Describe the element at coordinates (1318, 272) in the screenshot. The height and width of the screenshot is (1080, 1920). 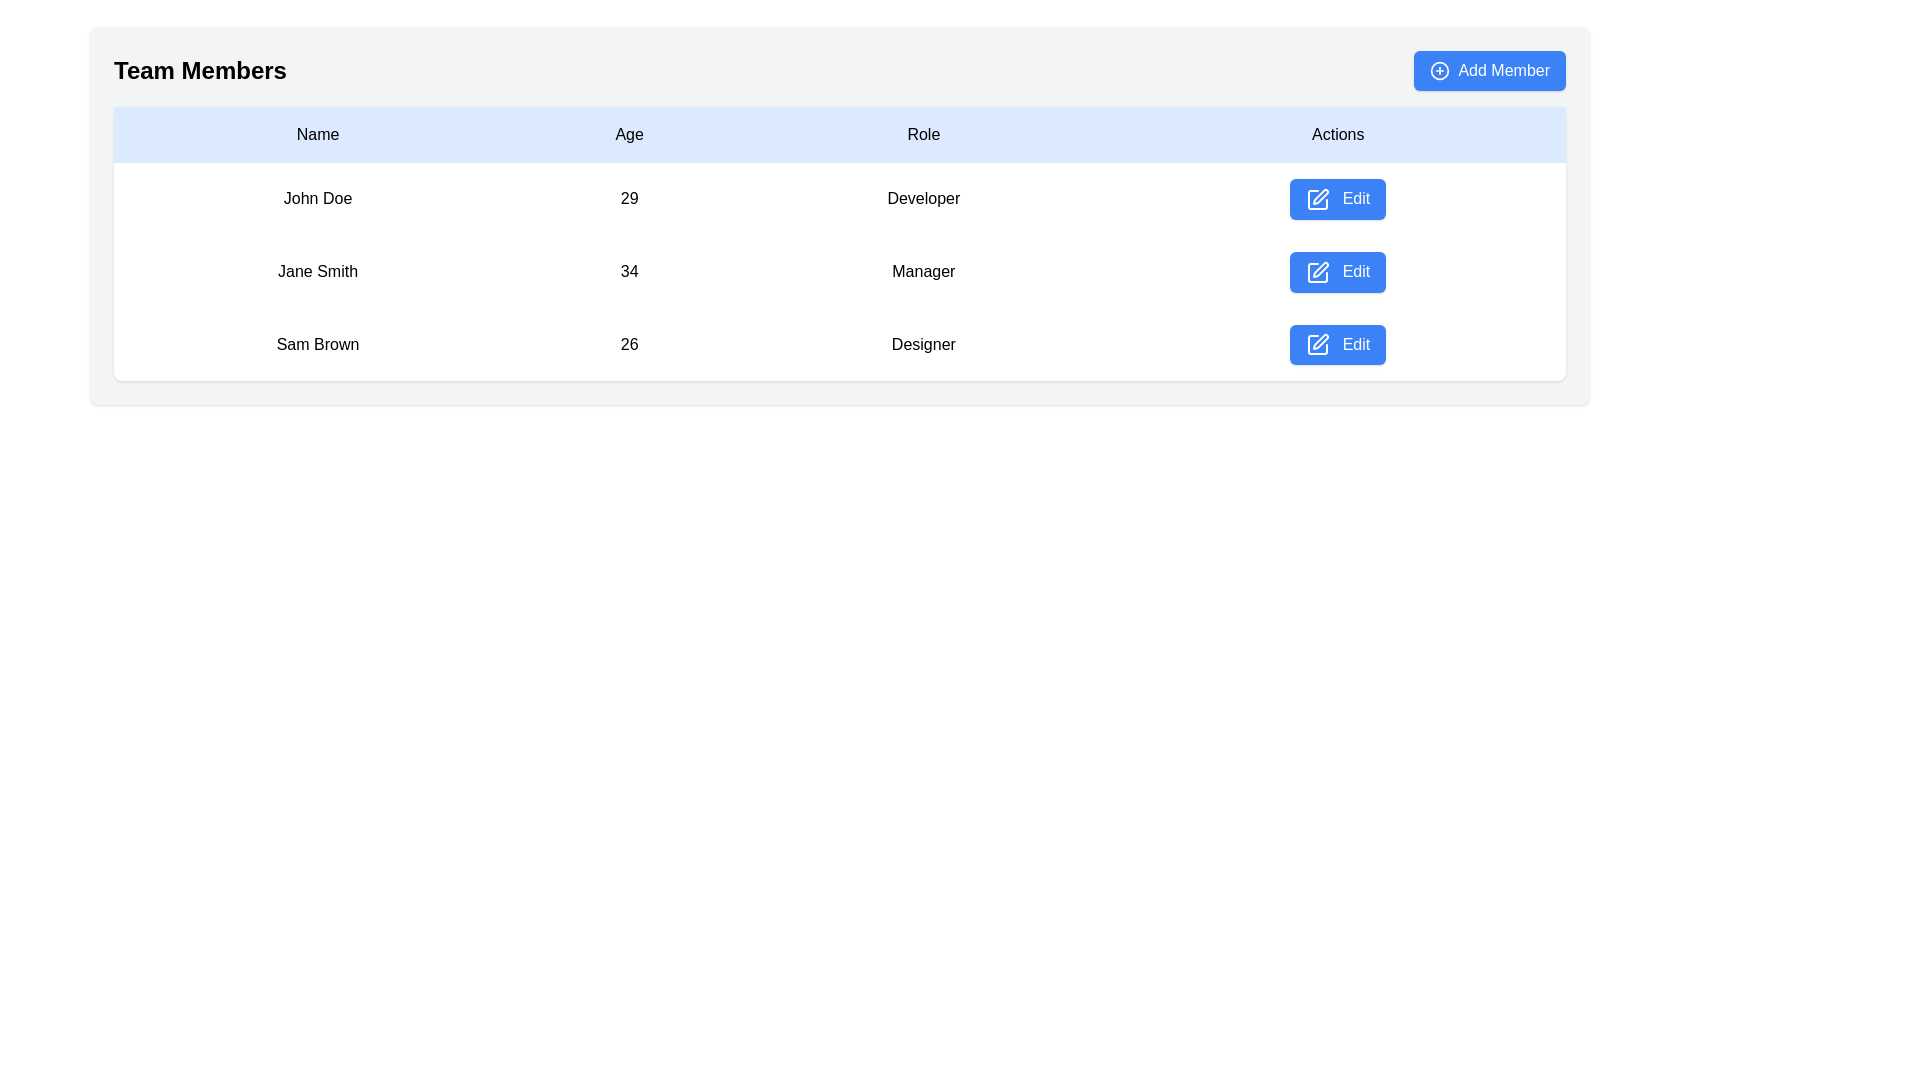
I see `the edit icon button for 'Jane Smith', the Manager, located` at that location.